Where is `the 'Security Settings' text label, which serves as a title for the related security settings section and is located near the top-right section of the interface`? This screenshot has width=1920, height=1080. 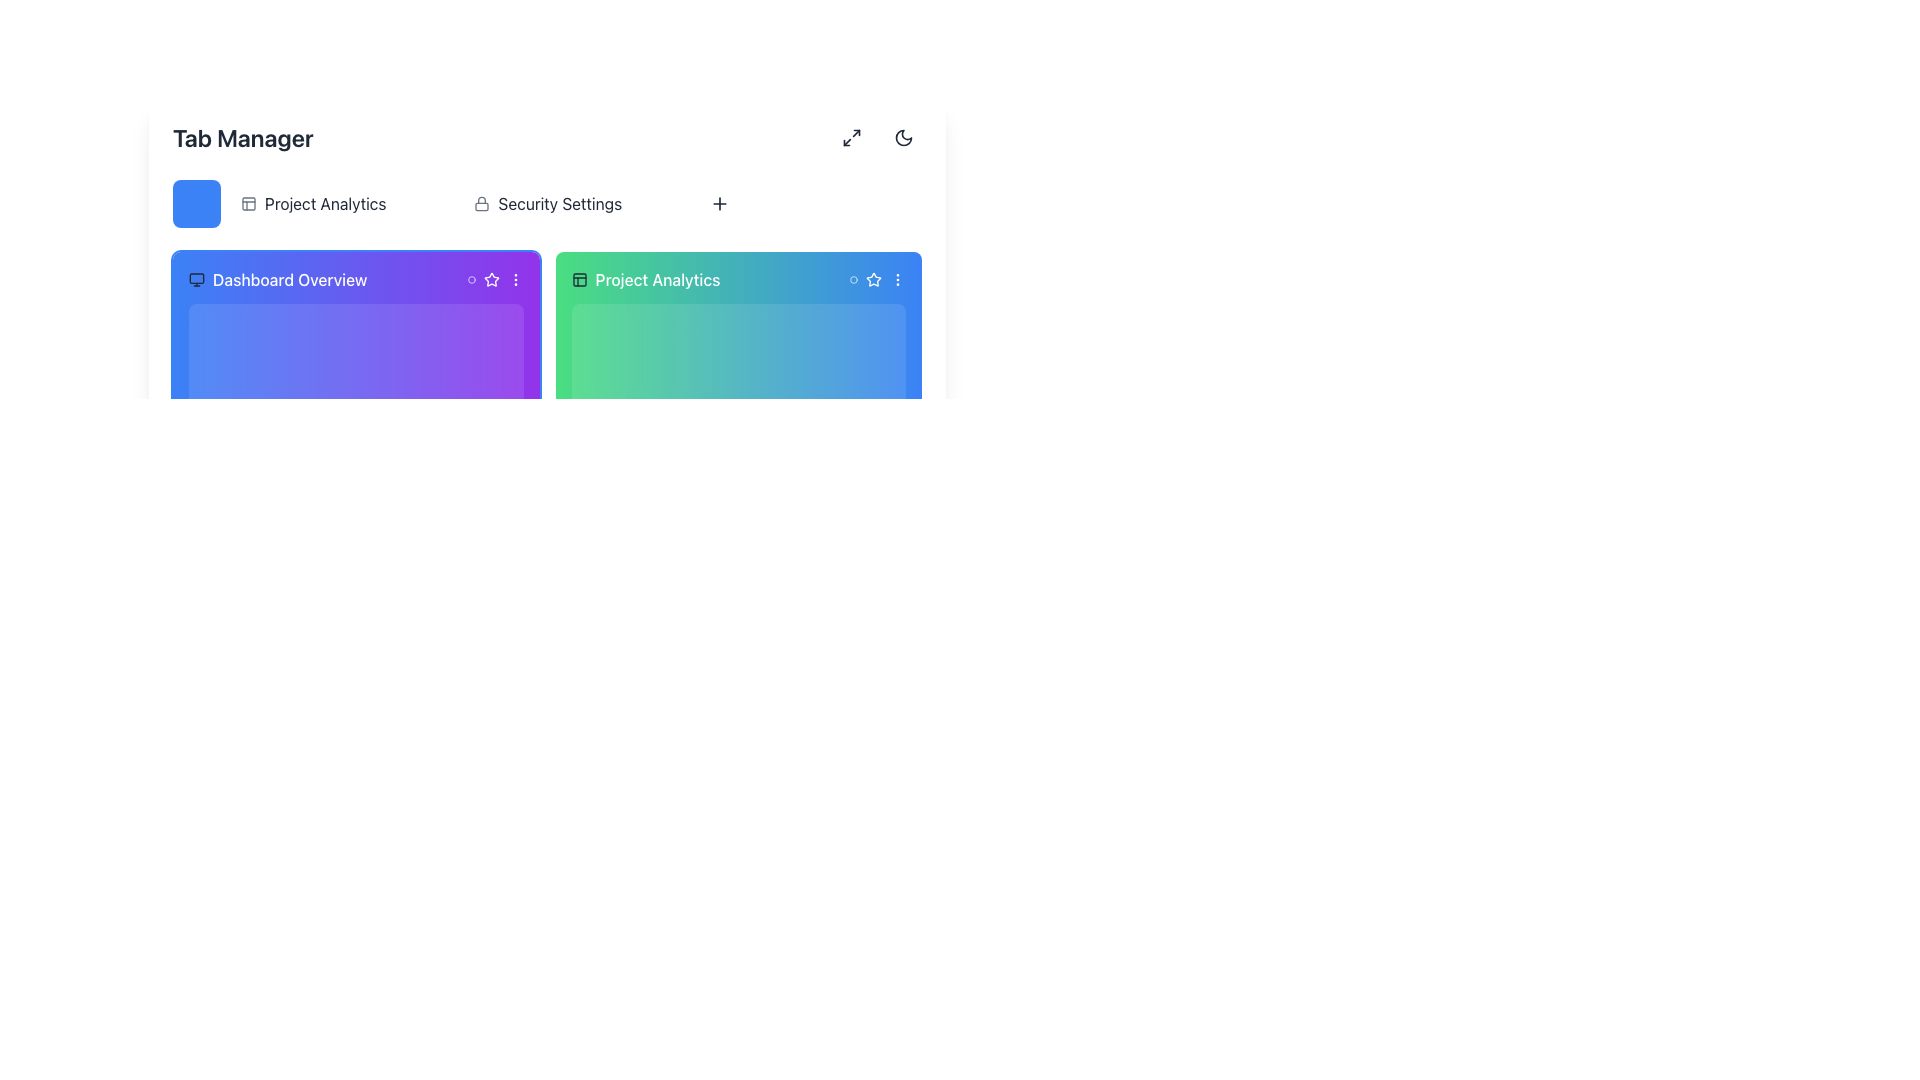 the 'Security Settings' text label, which serves as a title for the related security settings section and is located near the top-right section of the interface is located at coordinates (560, 204).